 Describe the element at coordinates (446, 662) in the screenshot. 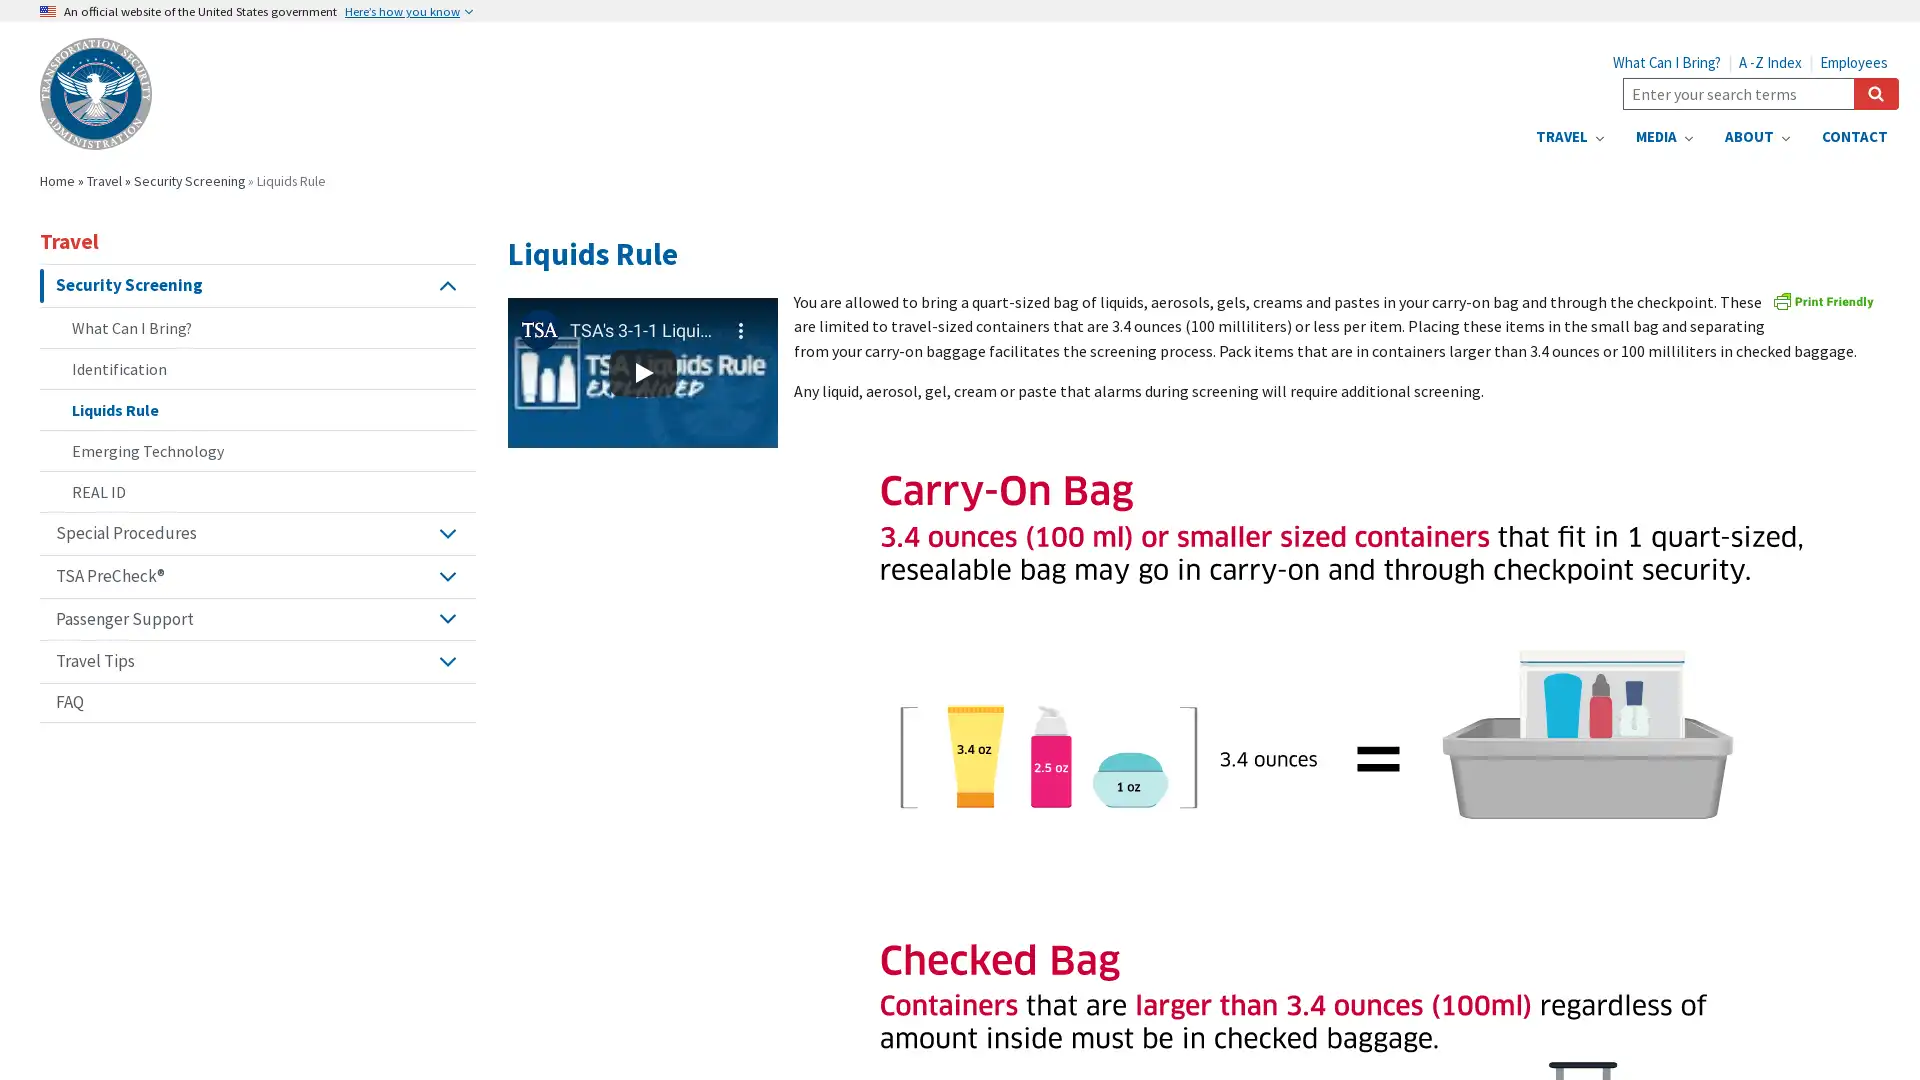

I see `Toggle submenu for 'Travel Tips'` at that location.